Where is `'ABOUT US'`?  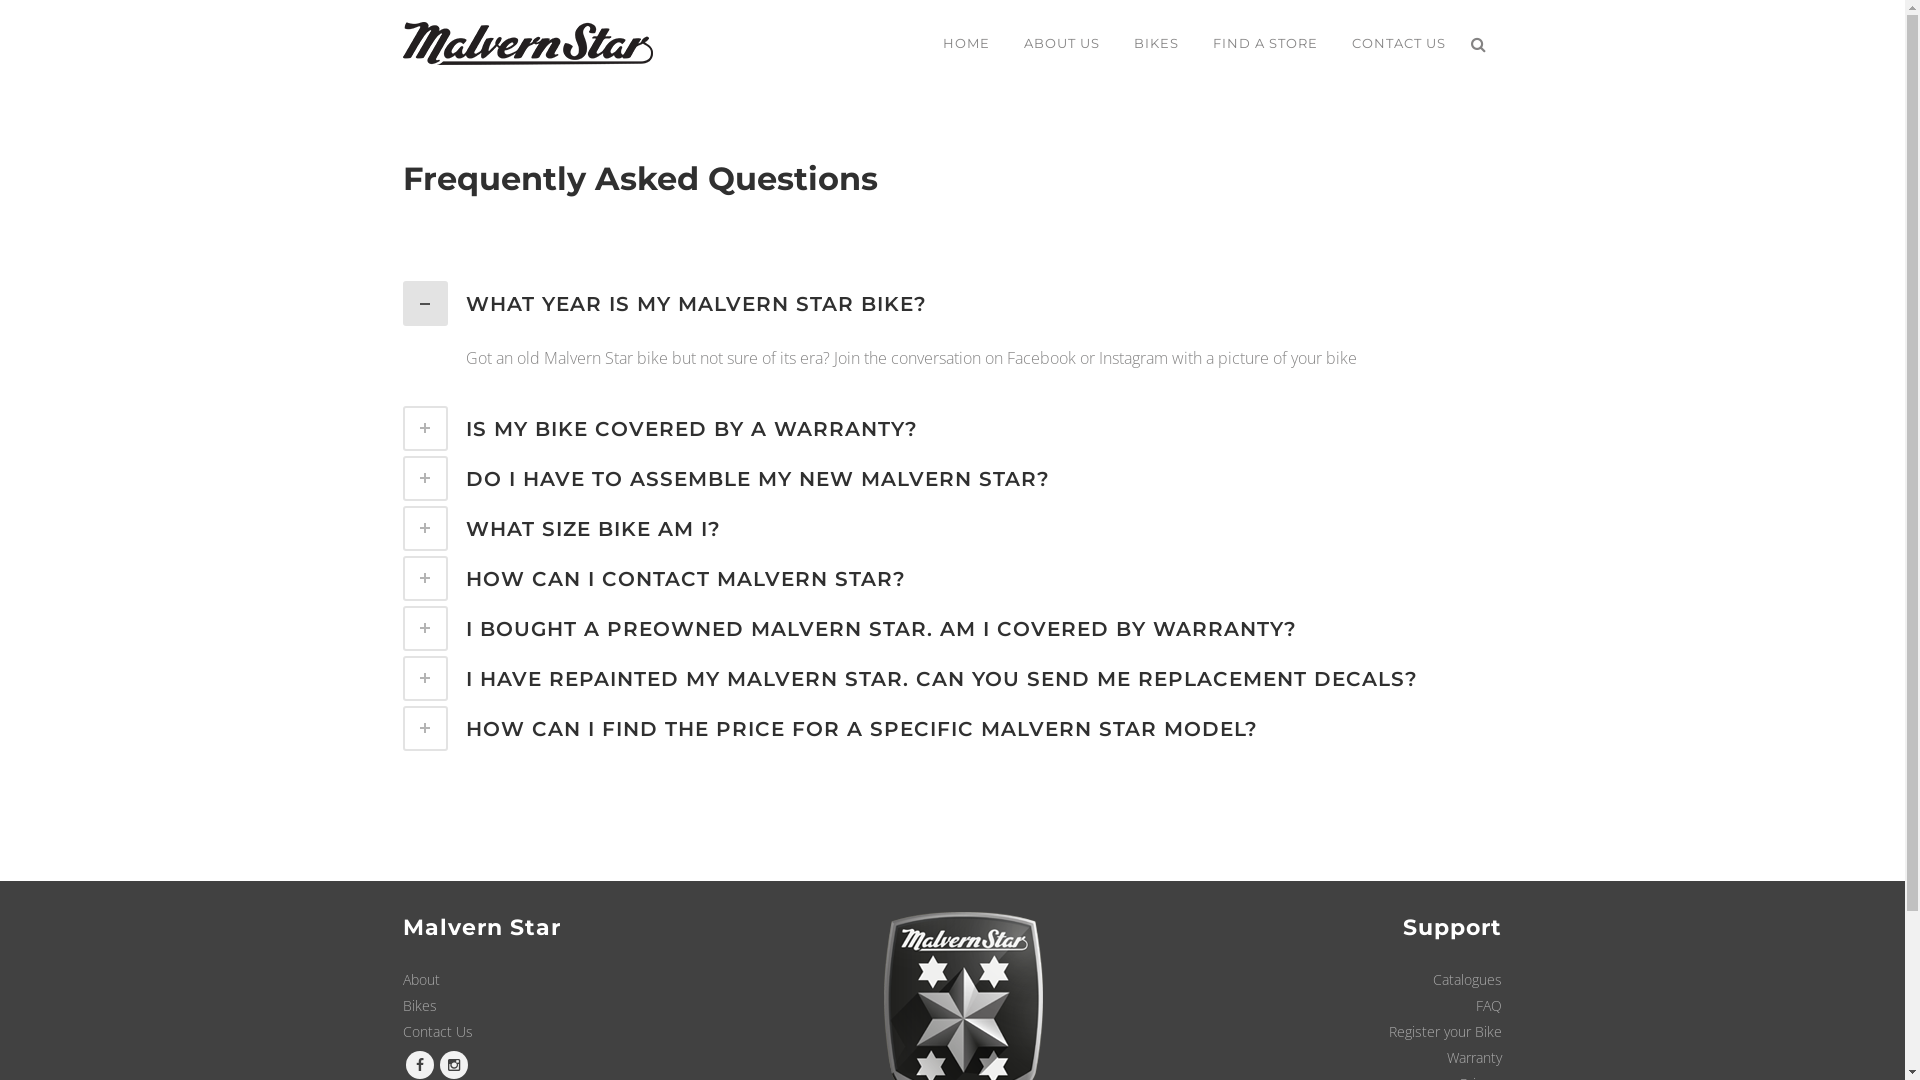 'ABOUT US' is located at coordinates (1059, 42).